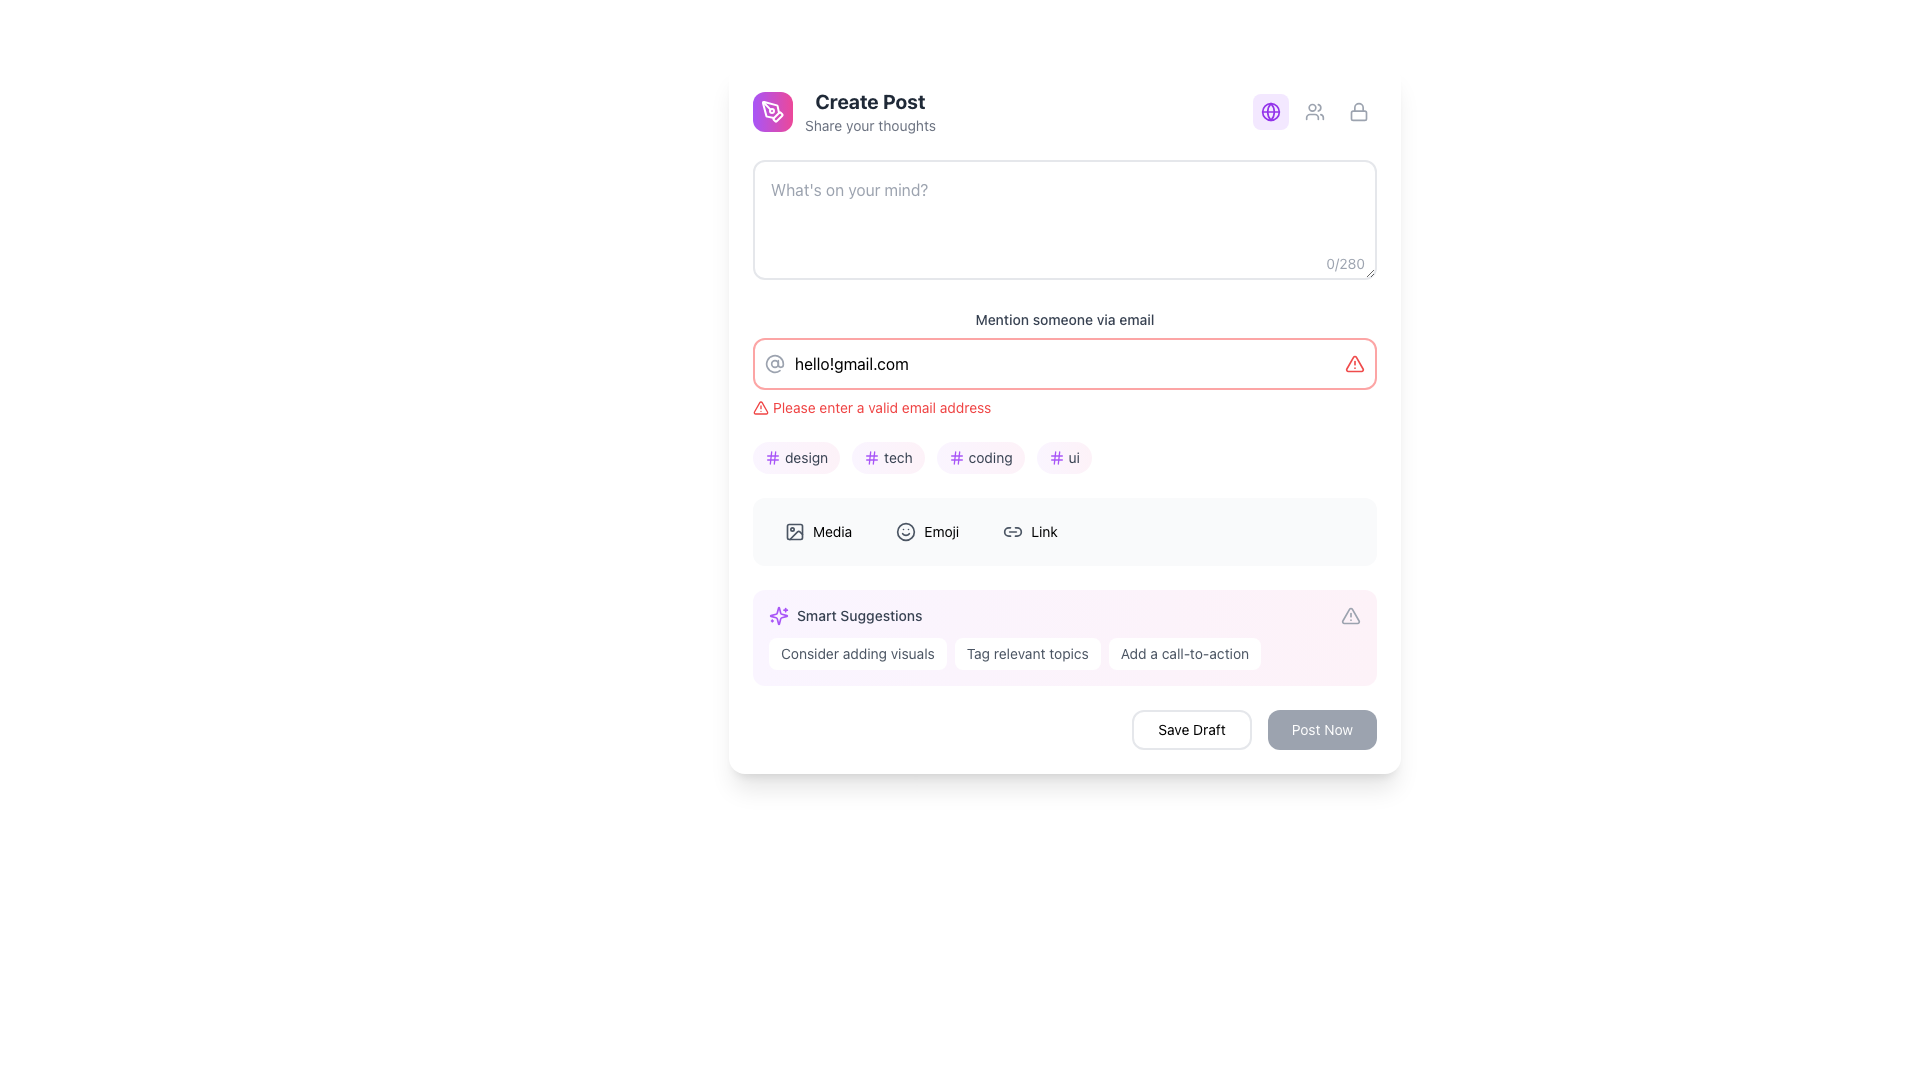 The height and width of the screenshot is (1080, 1920). What do you see at coordinates (1064, 458) in the screenshot?
I see `the interactive tag buttons located below the red-bordered error message about an invalid email address and above the options panel labeled 'Media,' 'Emoji,' and 'Link'` at bounding box center [1064, 458].